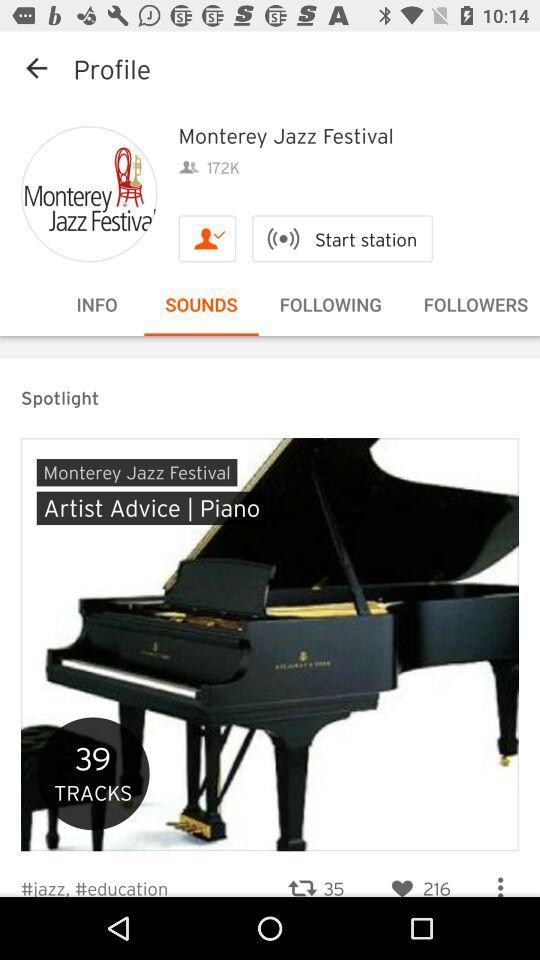  What do you see at coordinates (417, 875) in the screenshot?
I see `icon to the right of 35 icon` at bounding box center [417, 875].